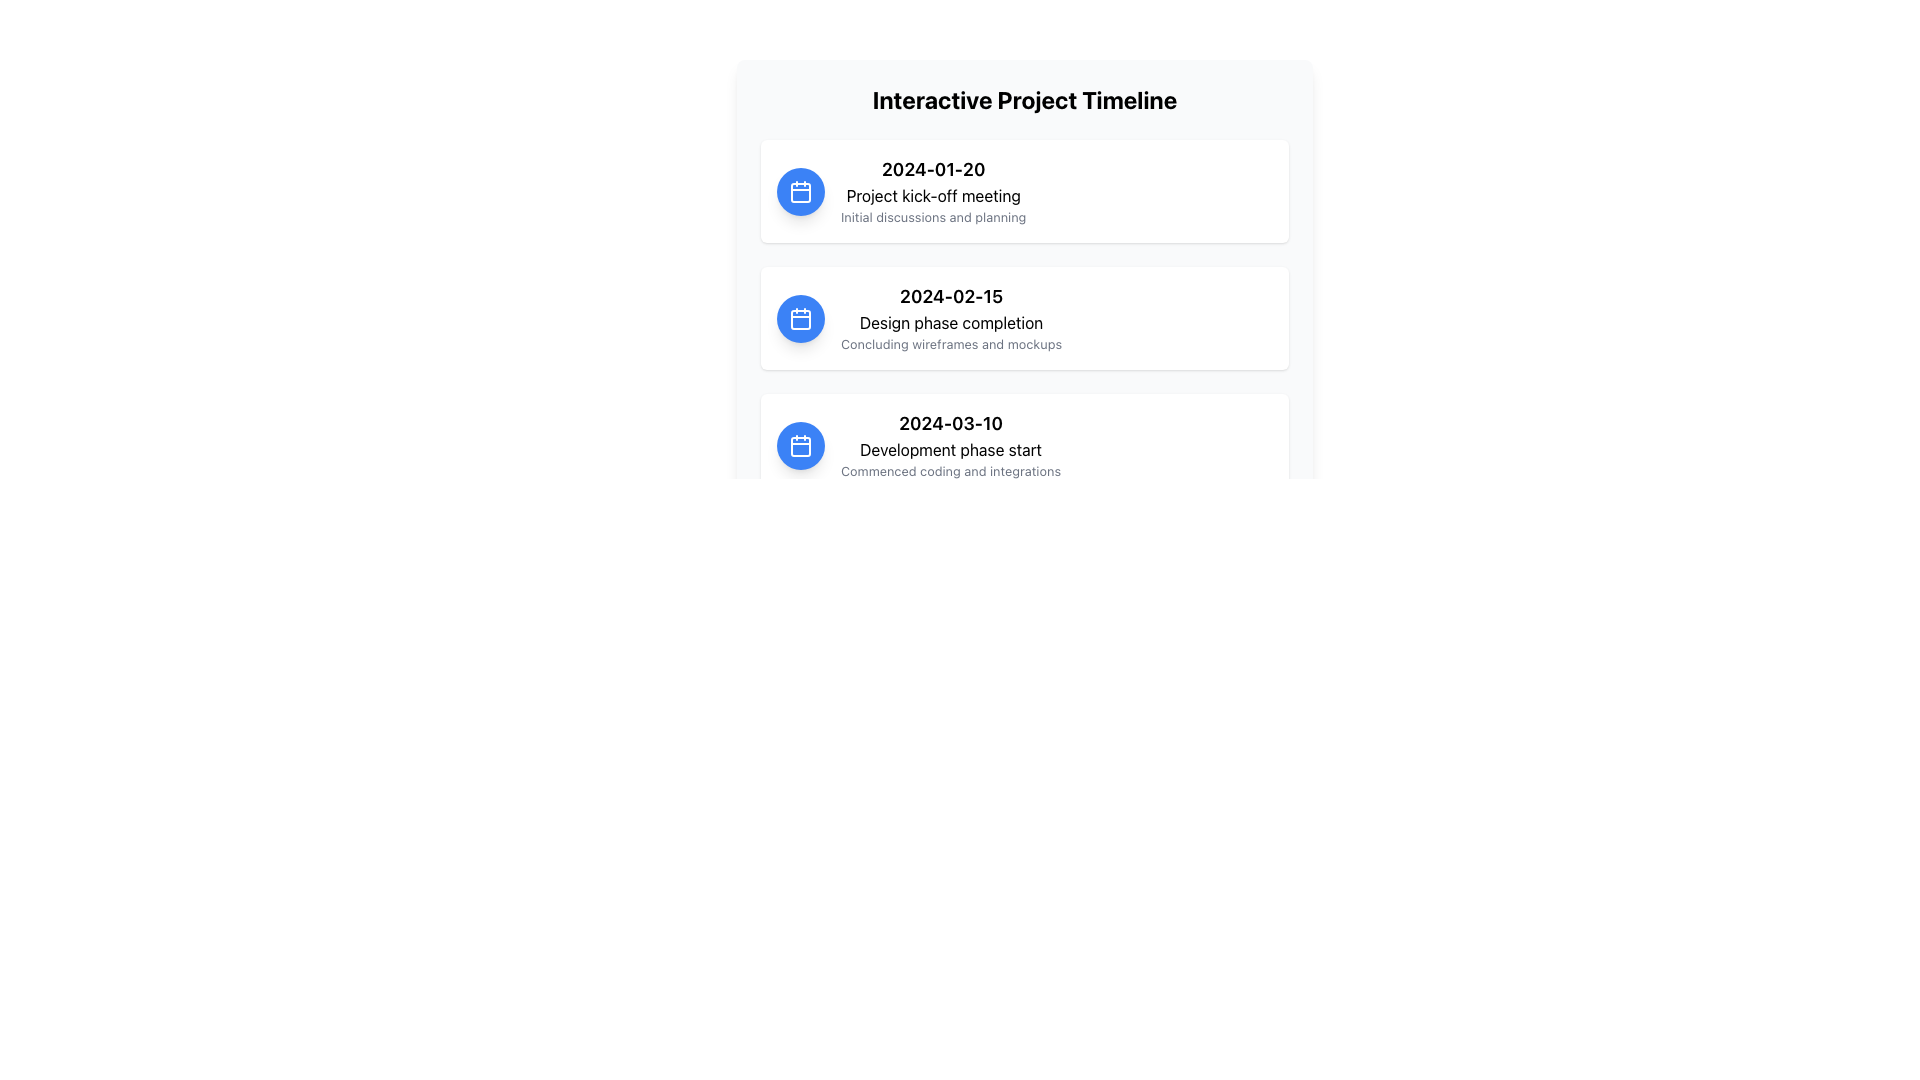  Describe the element at coordinates (801, 443) in the screenshot. I see `the blue circular button with a calendar icon located at the top left corner of the 'Development phase start' card` at that location.